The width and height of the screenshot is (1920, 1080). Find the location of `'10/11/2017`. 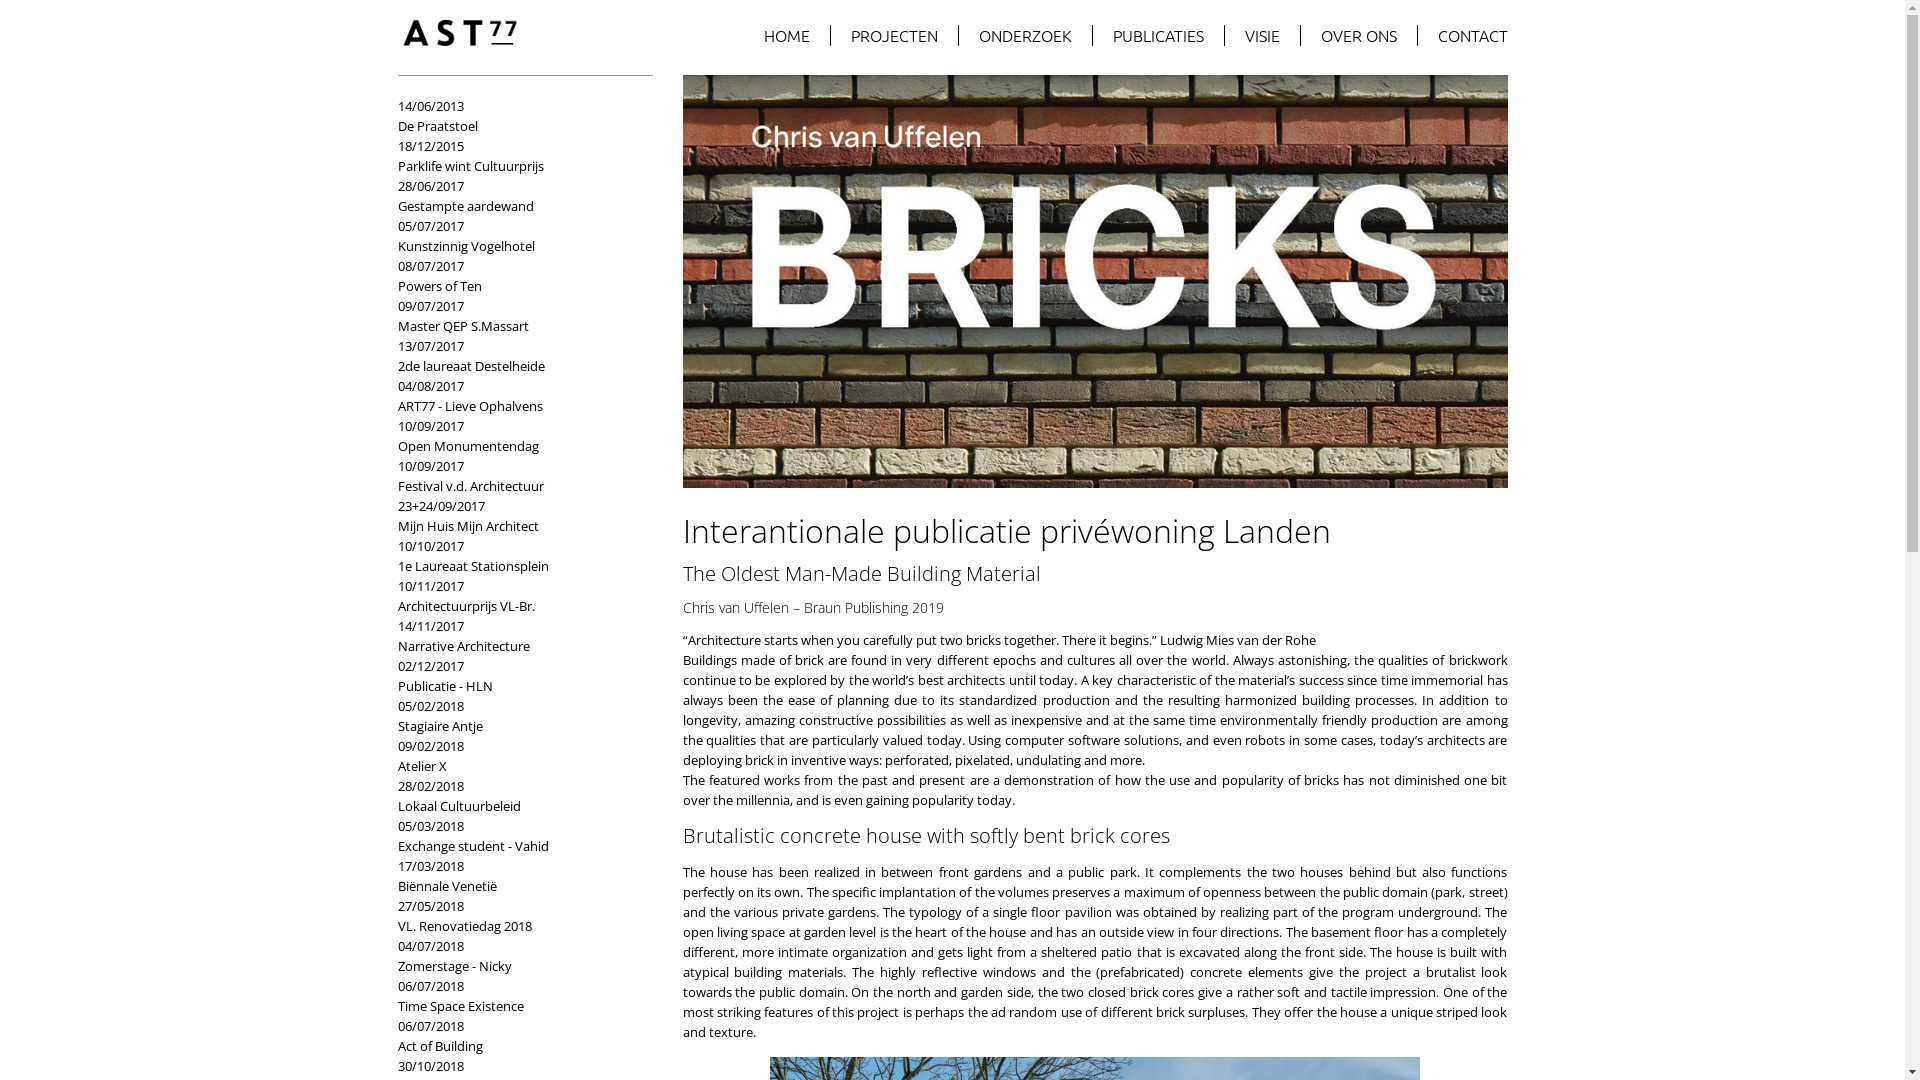

'10/11/2017 is located at coordinates (515, 595).